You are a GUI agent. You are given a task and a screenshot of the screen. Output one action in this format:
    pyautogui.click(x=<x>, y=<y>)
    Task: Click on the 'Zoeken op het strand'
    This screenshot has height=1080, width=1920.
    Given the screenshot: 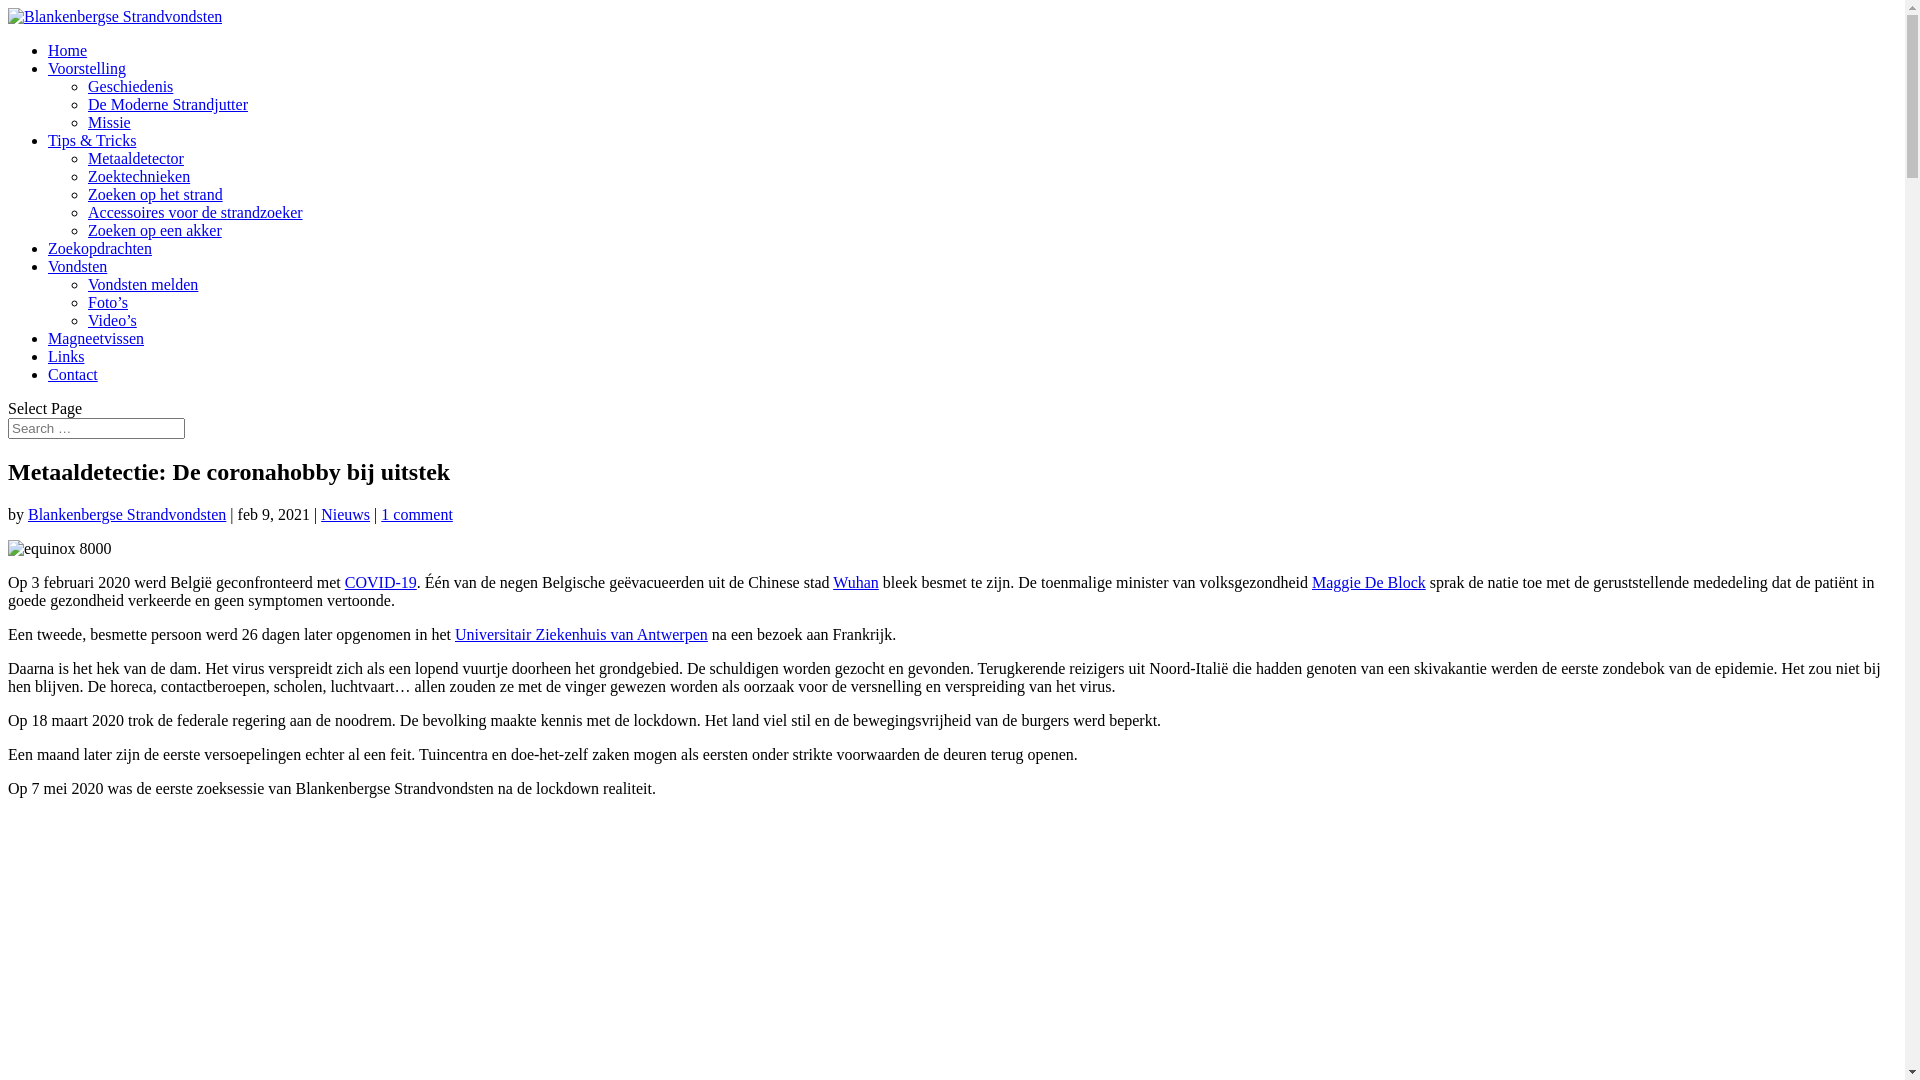 What is the action you would take?
    pyautogui.click(x=154, y=194)
    